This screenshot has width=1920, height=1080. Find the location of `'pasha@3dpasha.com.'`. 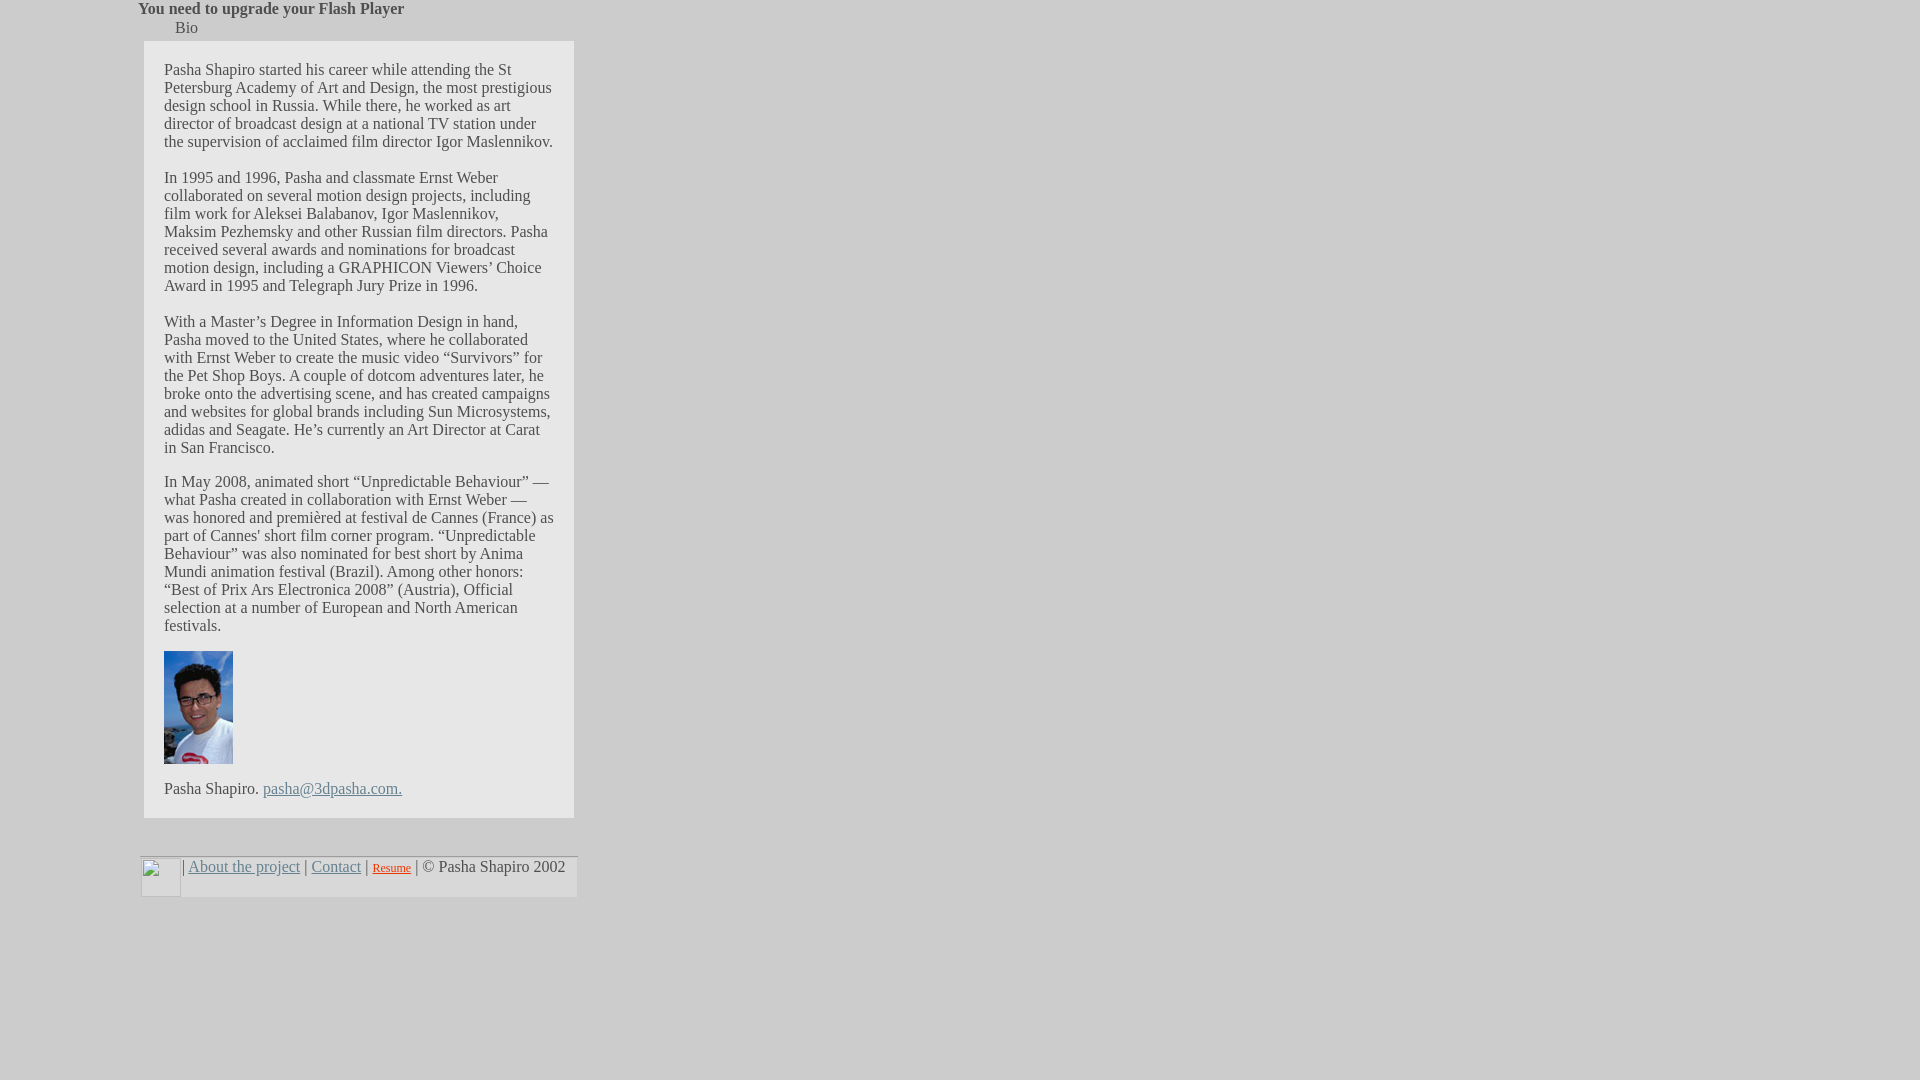

'pasha@3dpasha.com.' is located at coordinates (332, 787).